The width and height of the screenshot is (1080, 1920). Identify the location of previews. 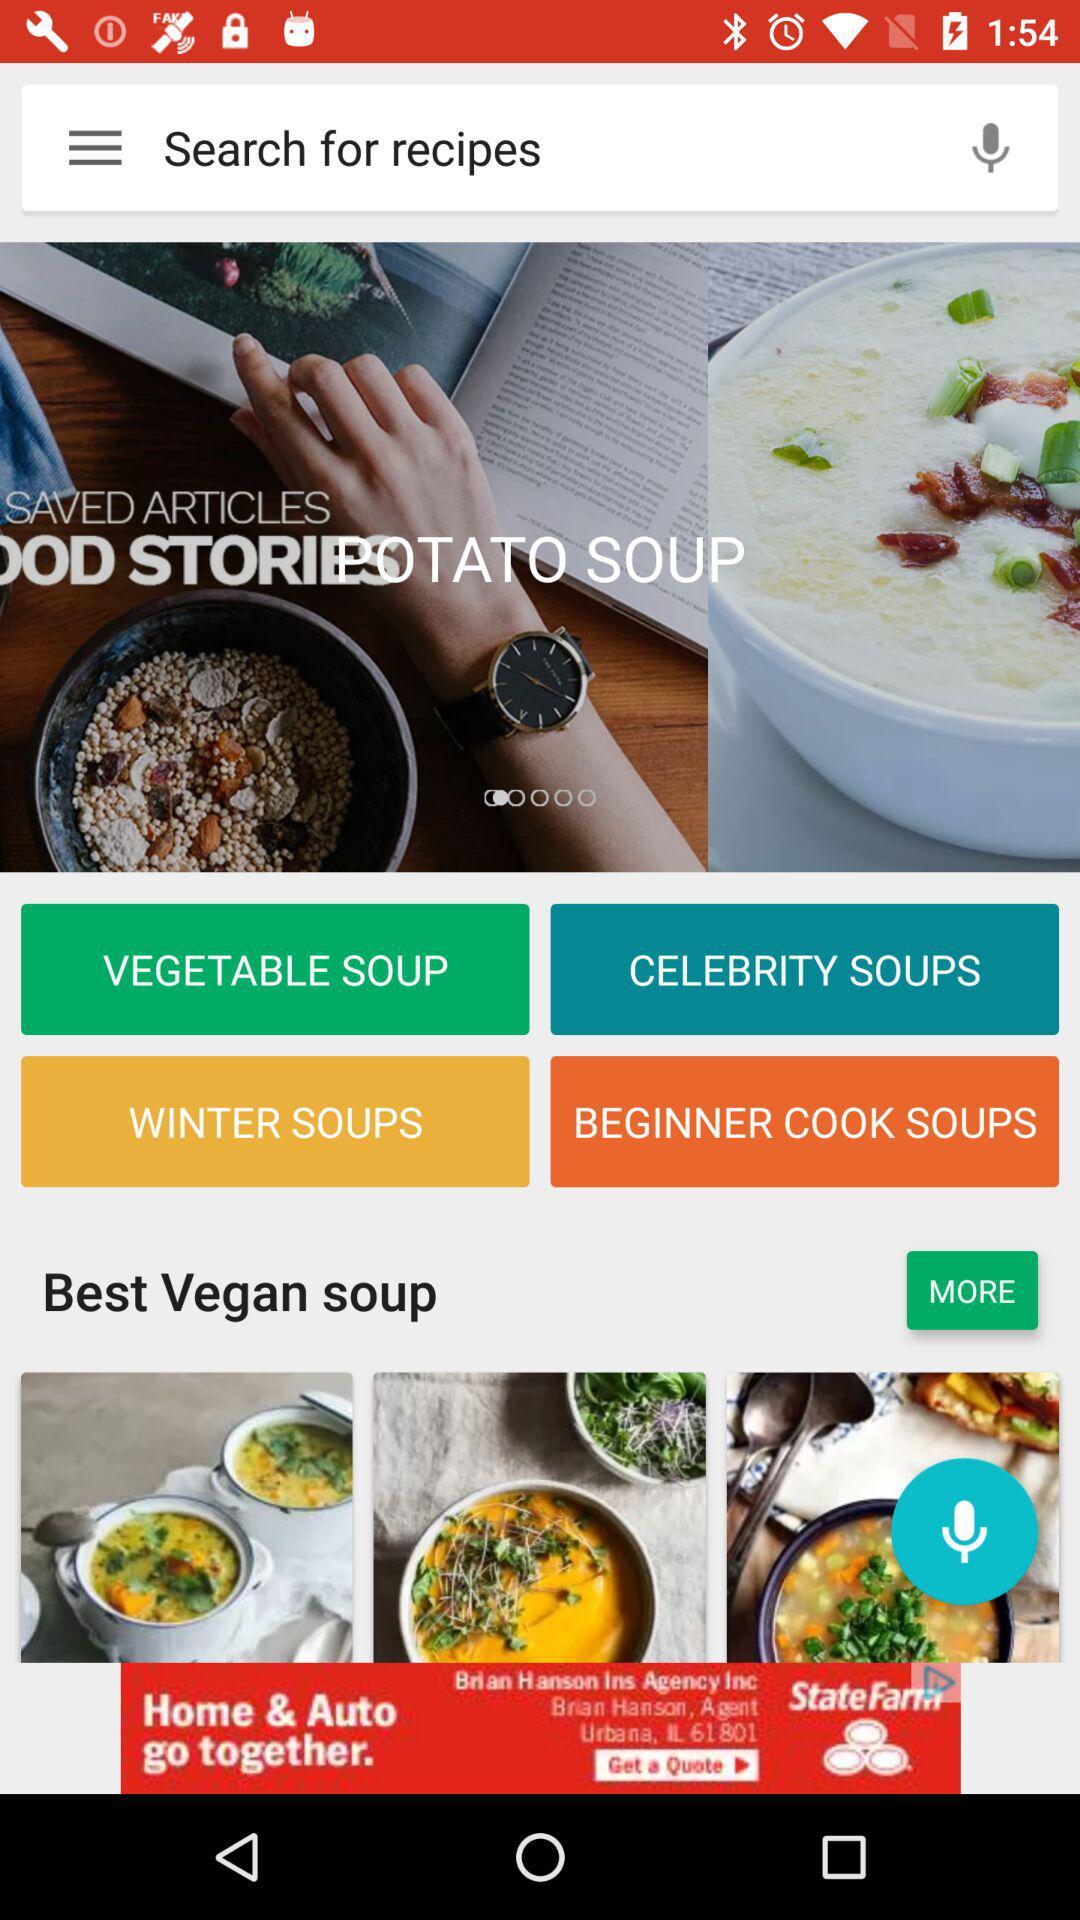
(540, 557).